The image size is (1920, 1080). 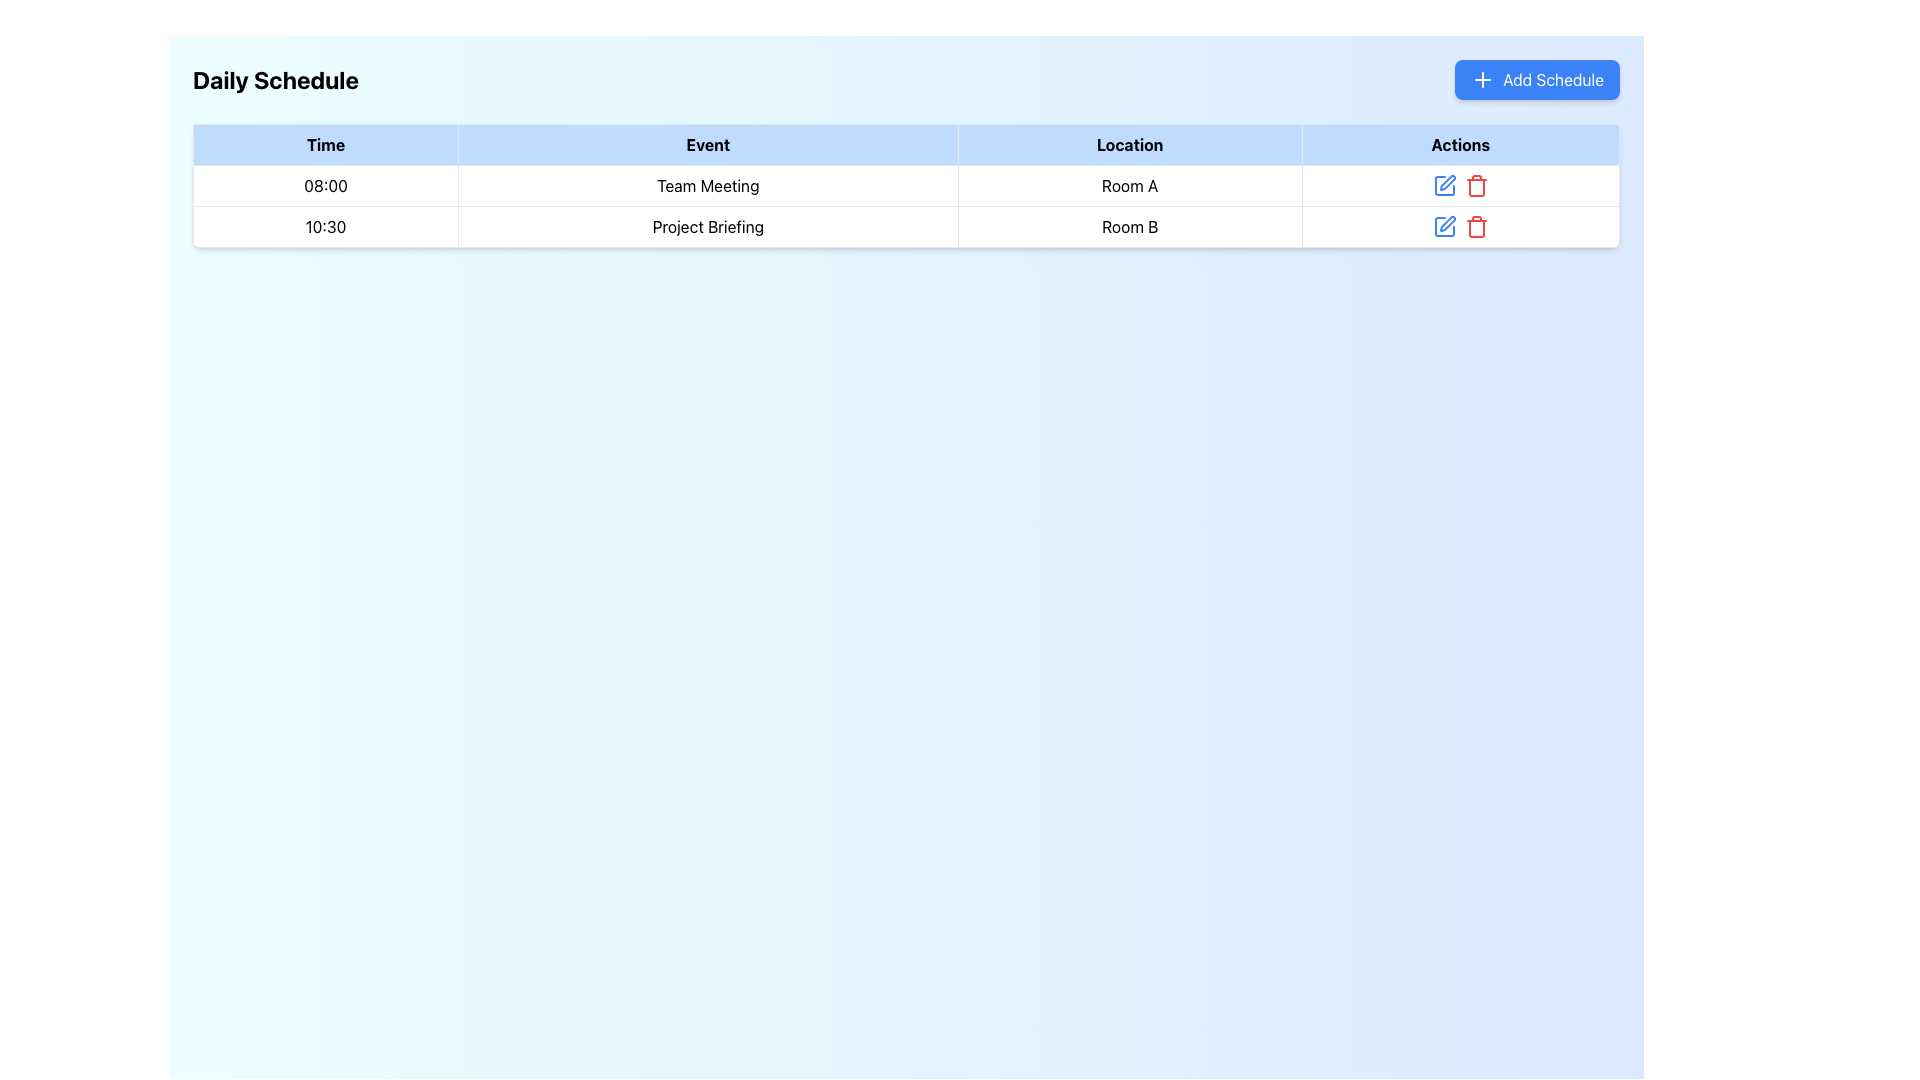 What do you see at coordinates (708, 226) in the screenshot?
I see `the text label displaying 'Project Briefing', which is located in the middle column of the second row of the table under the 'Event' column` at bounding box center [708, 226].